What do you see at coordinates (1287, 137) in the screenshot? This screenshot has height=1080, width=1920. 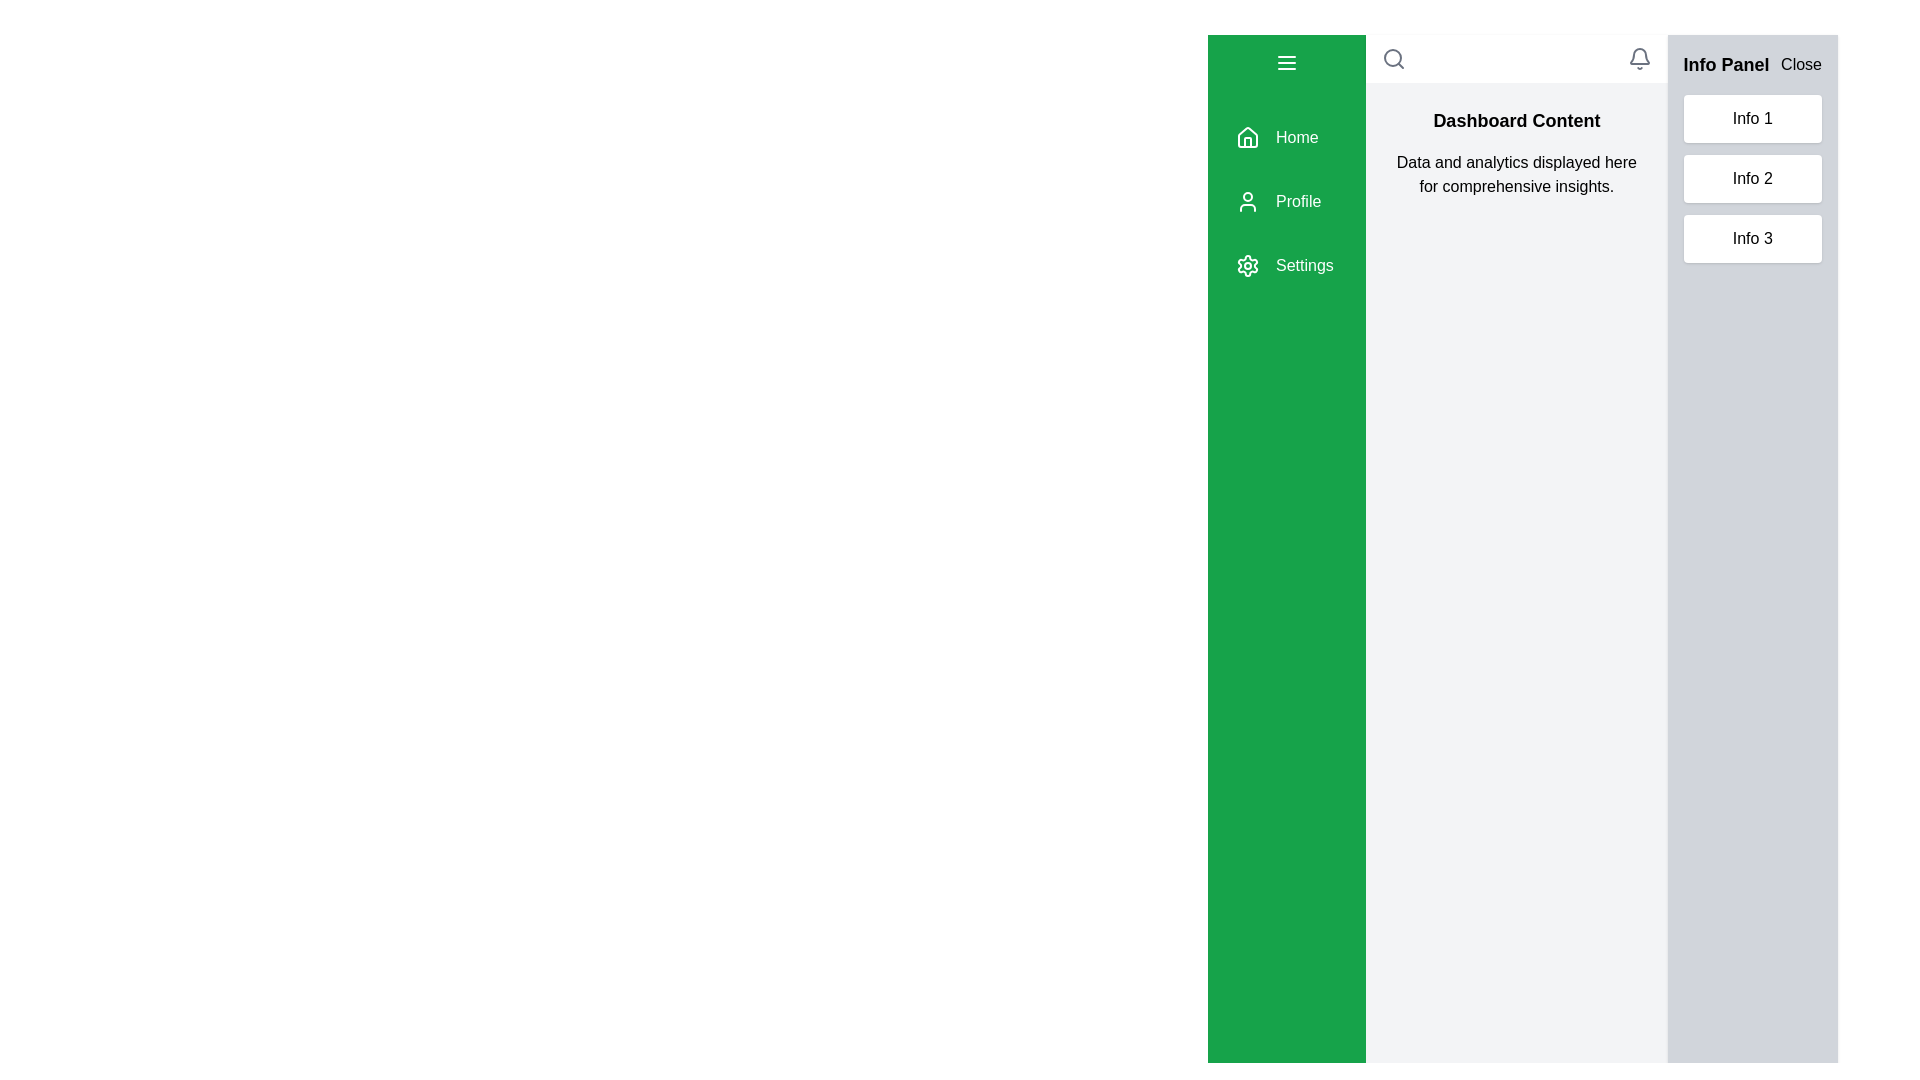 I see `the 'Home' navigational menu item, which has a green background and includes a house icon followed by the text 'Home' in white` at bounding box center [1287, 137].